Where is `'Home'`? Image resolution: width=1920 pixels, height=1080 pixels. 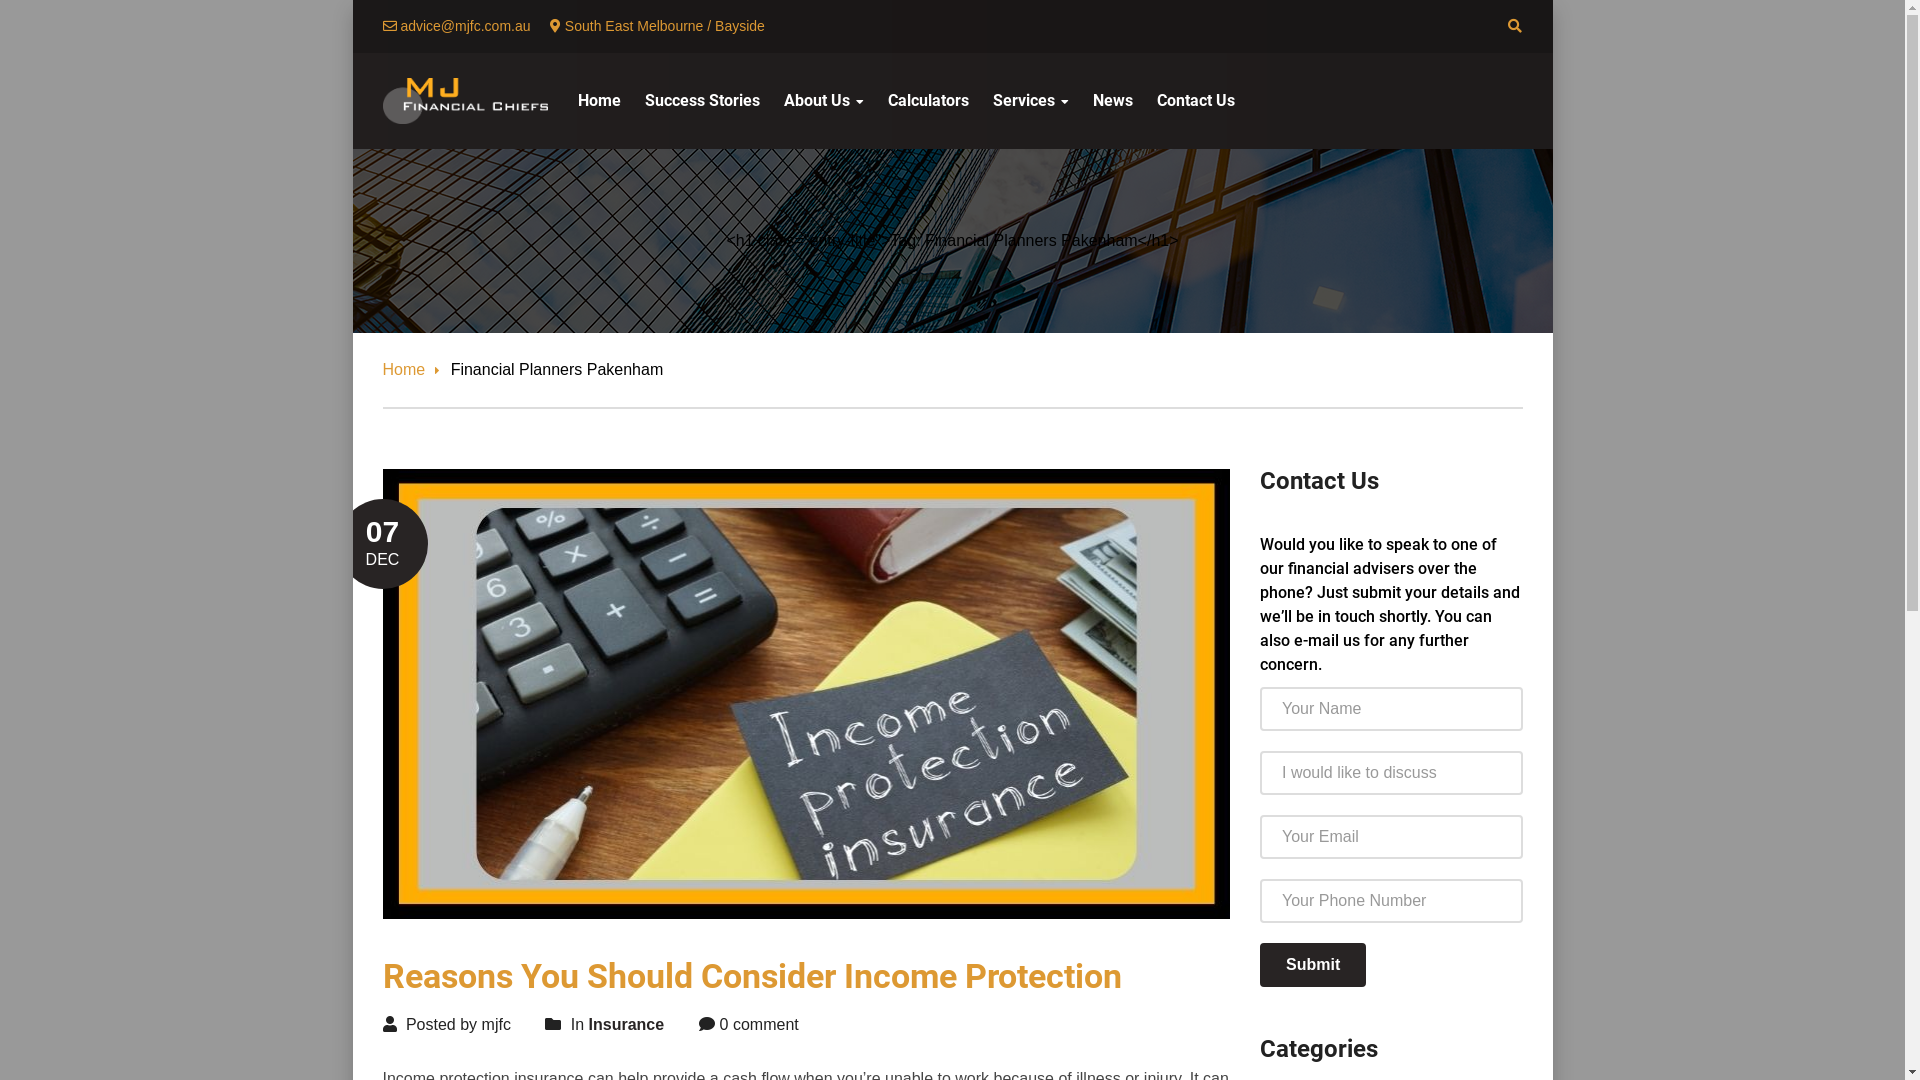 'Home' is located at coordinates (598, 100).